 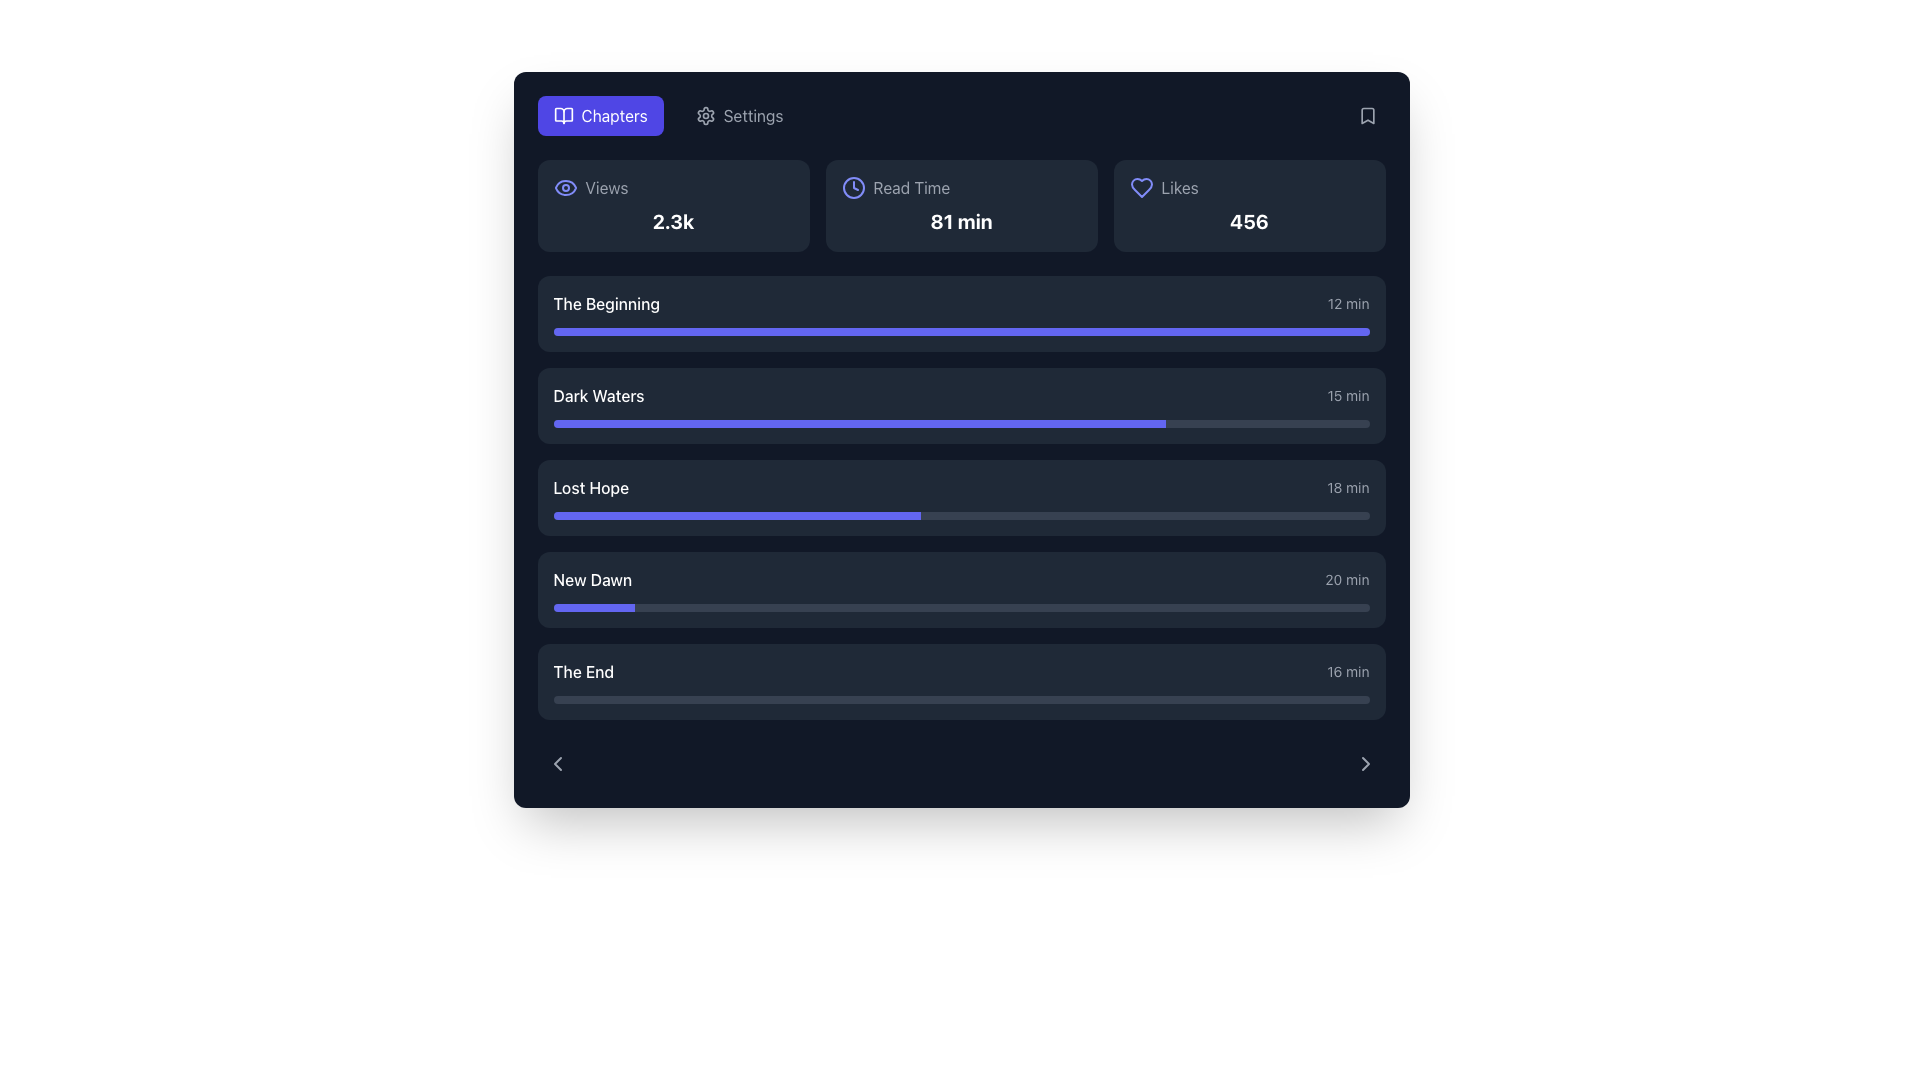 I want to click on the decorative clock icon, which is indigo in color and located to the left of the 'Read Time' text in the header section displaying statistics, so click(x=853, y=188).